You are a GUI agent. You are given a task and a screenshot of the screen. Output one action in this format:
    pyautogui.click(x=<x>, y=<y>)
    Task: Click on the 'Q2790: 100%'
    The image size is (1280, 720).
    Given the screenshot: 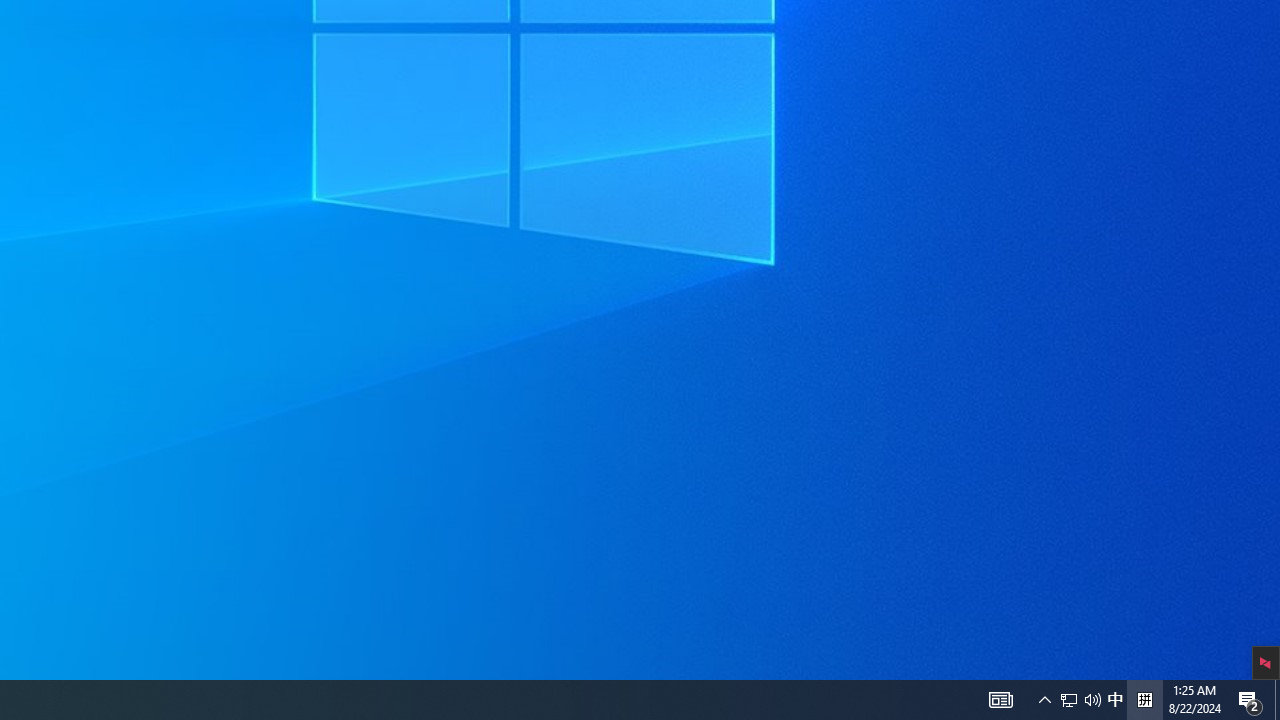 What is the action you would take?
    pyautogui.click(x=1144, y=698)
    